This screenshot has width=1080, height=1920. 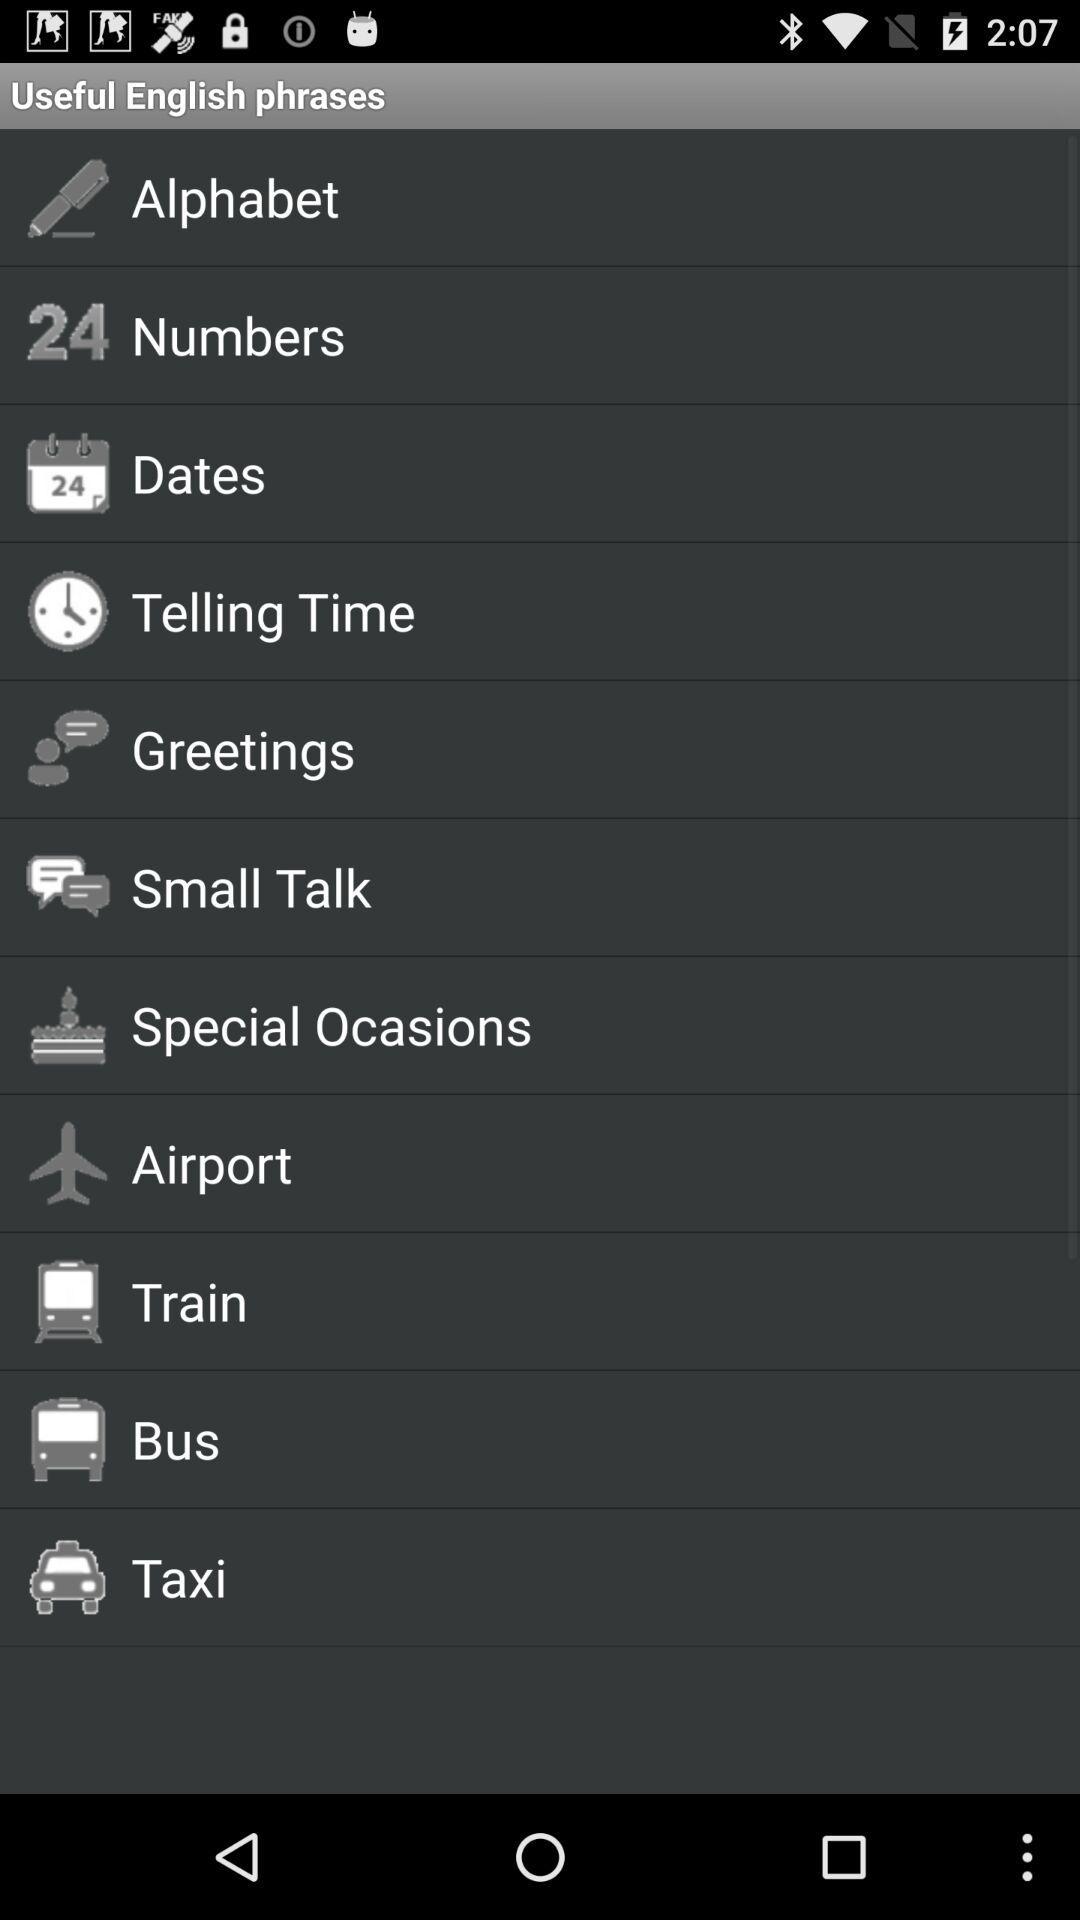 I want to click on small talk, so click(x=582, y=885).